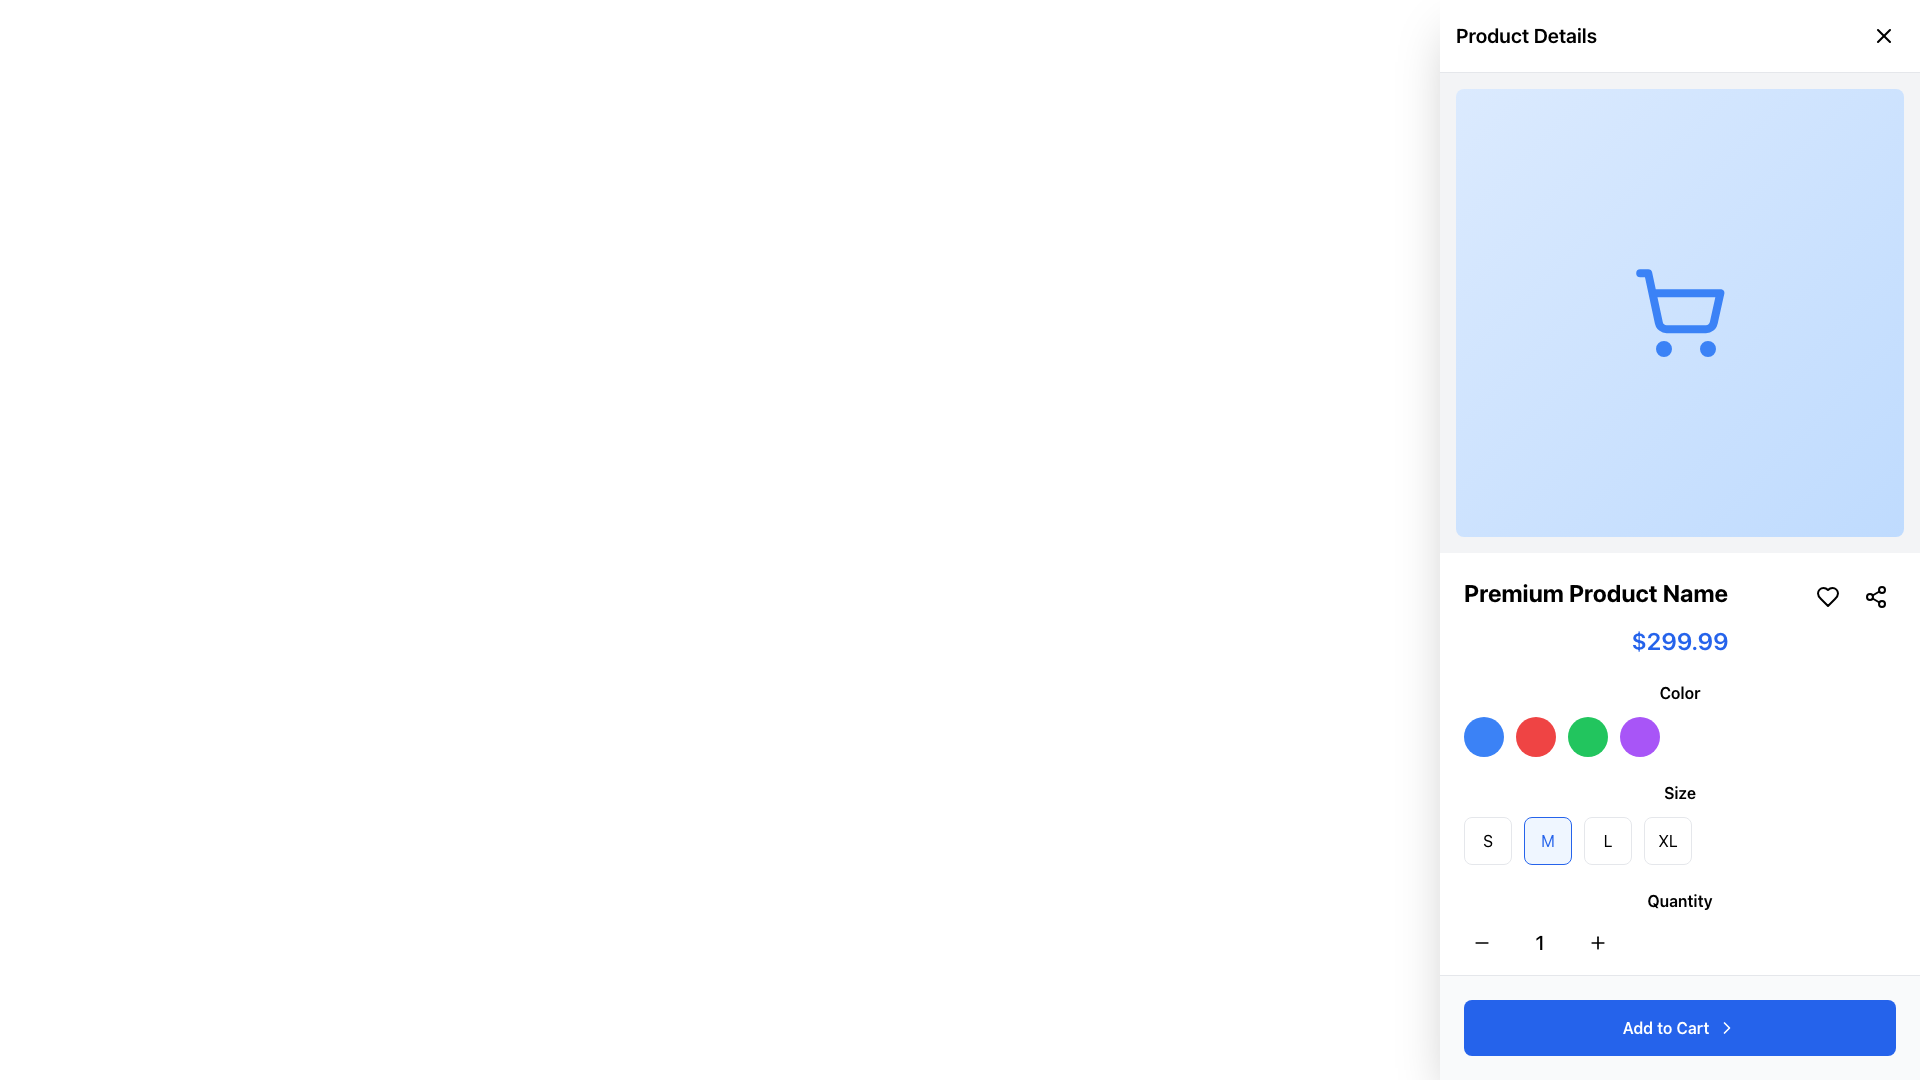  Describe the element at coordinates (1482, 942) in the screenshot. I see `the decrement button located to the left of the numeric quantity display to decrease the quantity` at that location.